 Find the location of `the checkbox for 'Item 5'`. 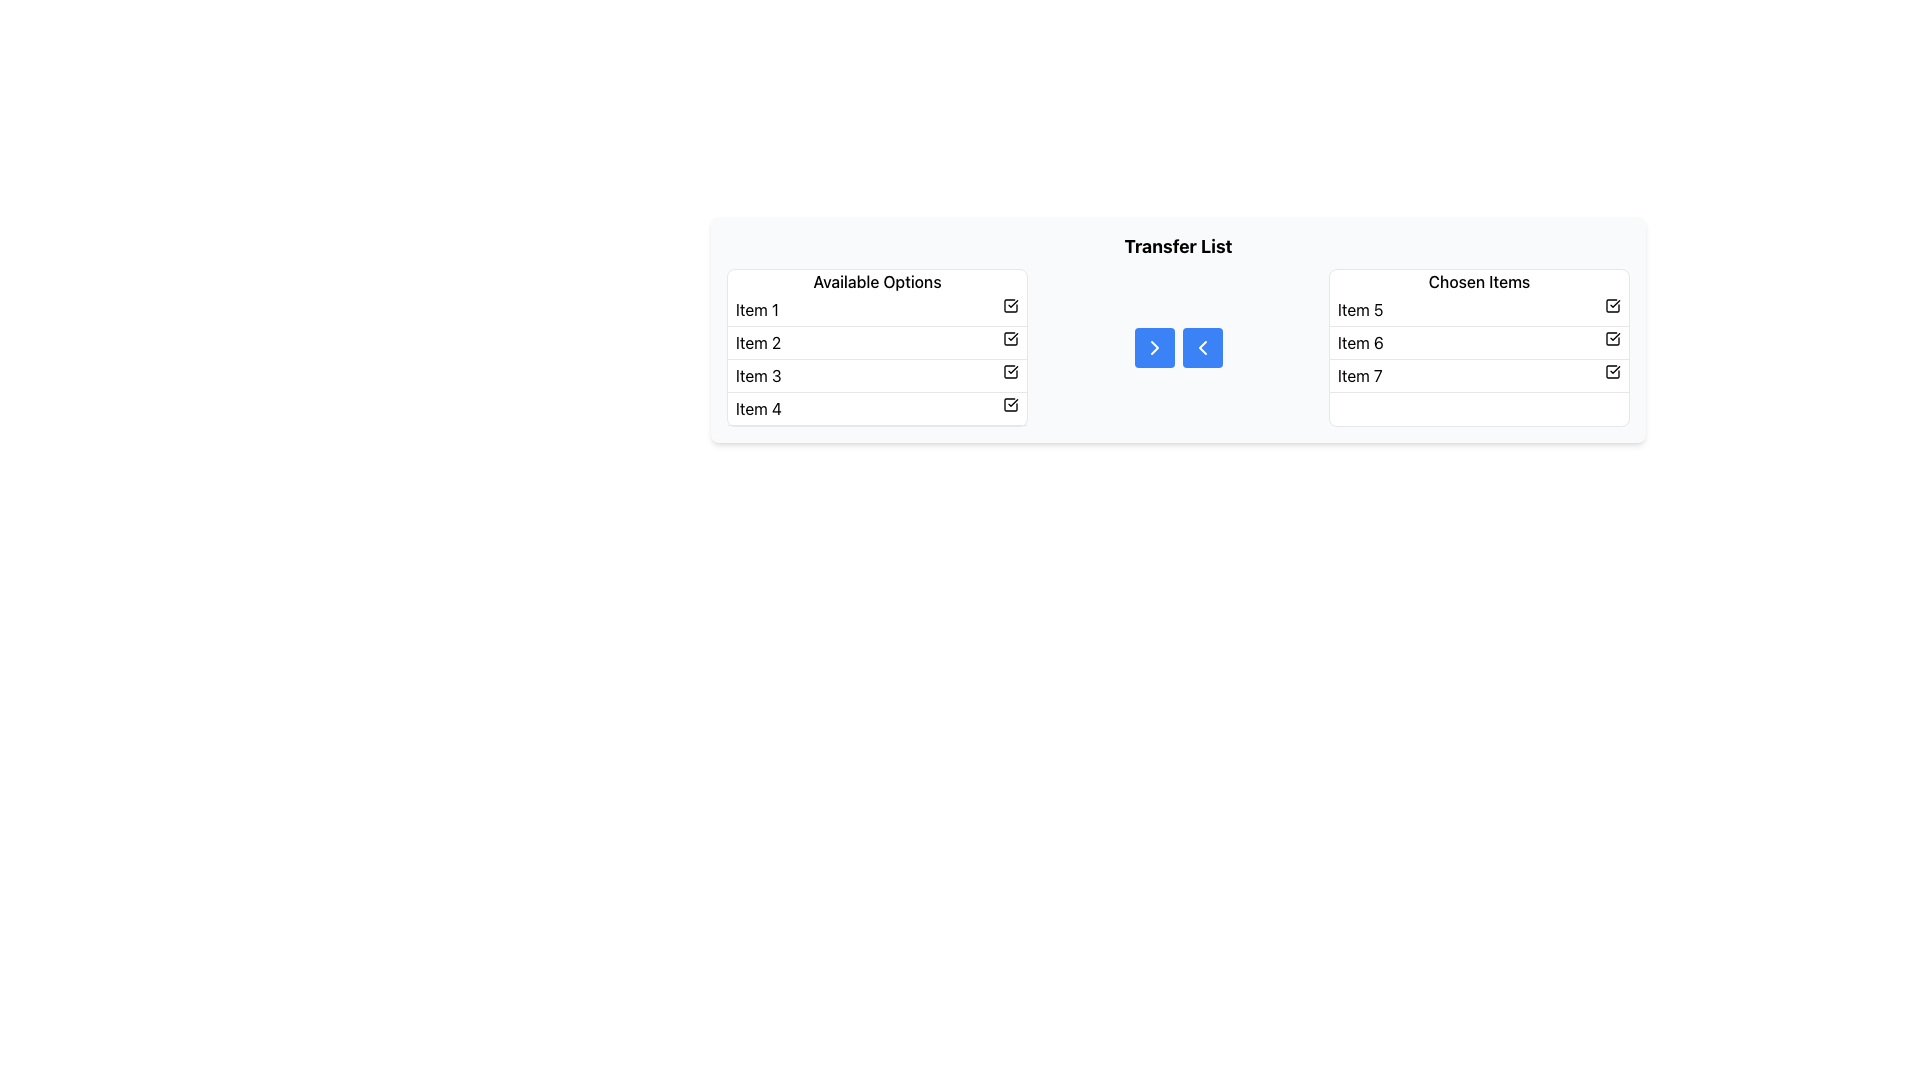

the checkbox for 'Item 5' is located at coordinates (1612, 305).